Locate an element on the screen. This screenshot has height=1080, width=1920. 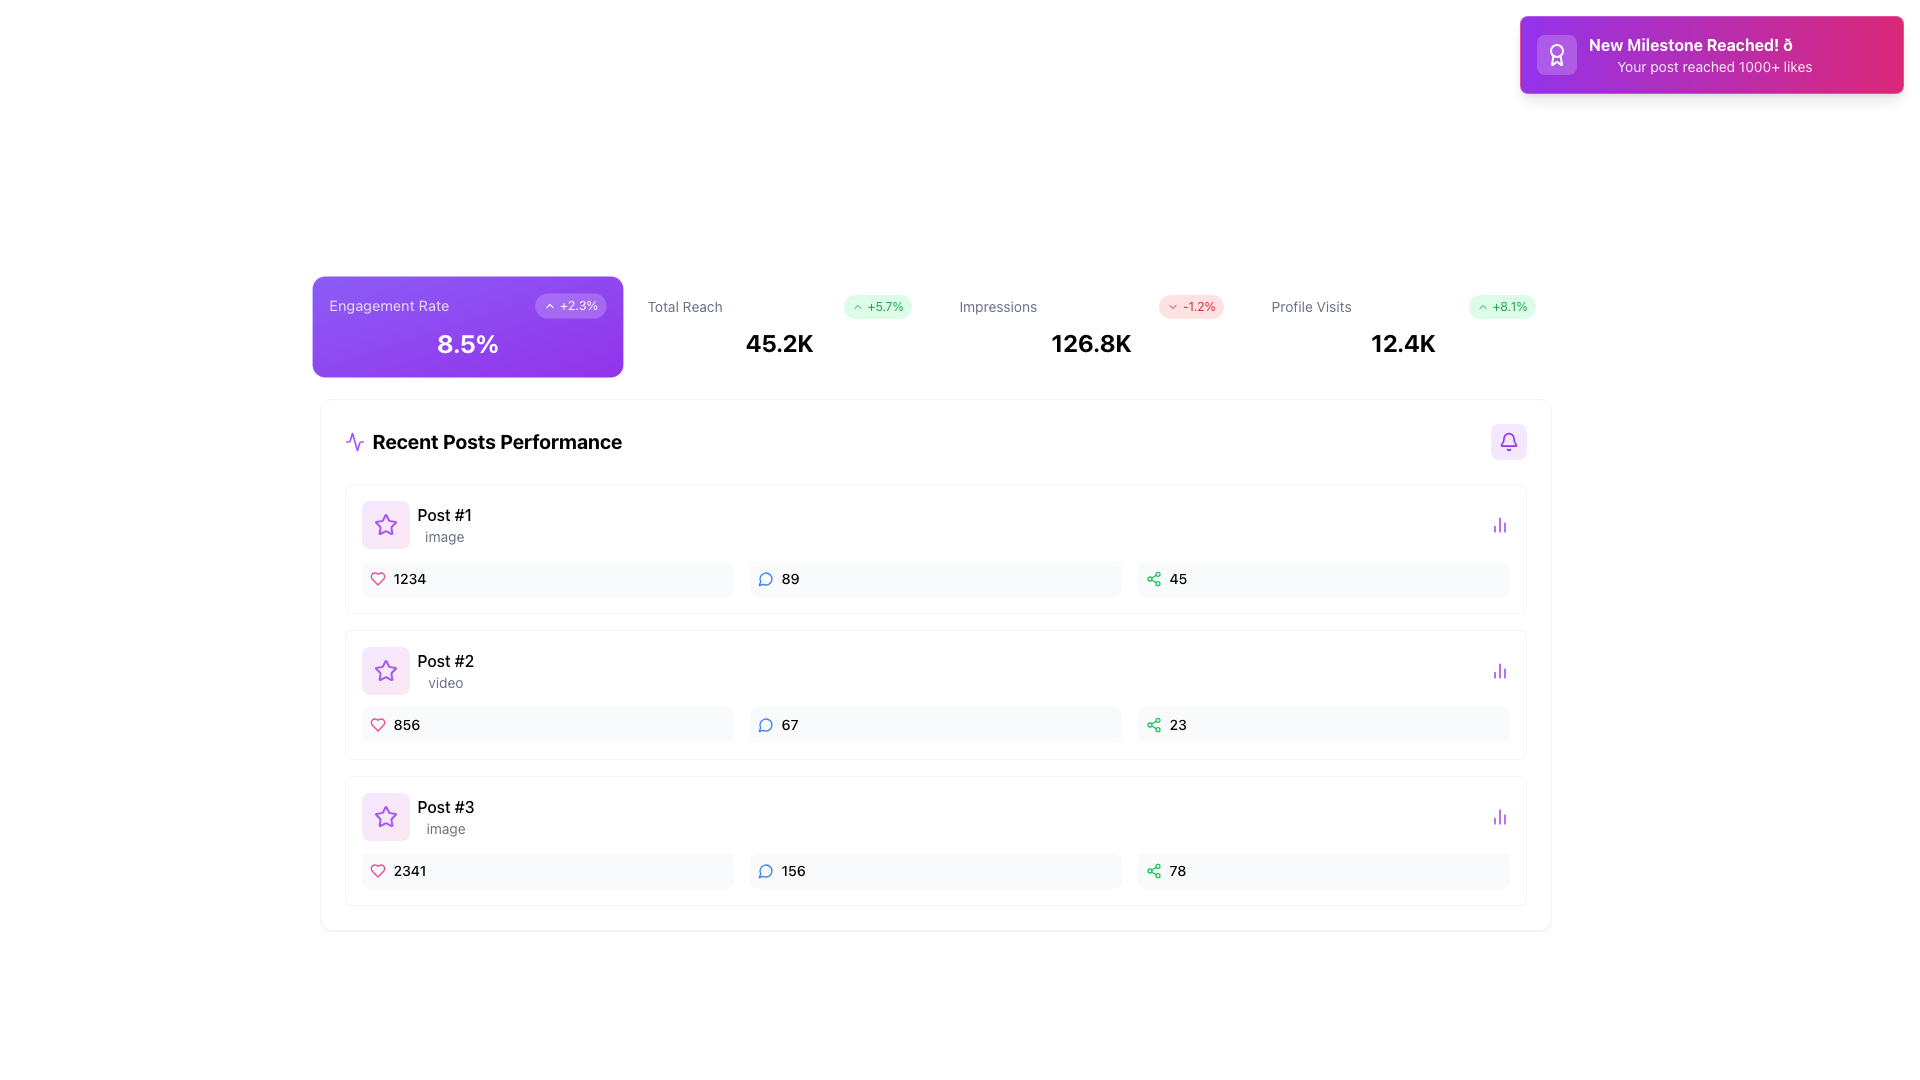
the Statistical display indicating the number of comments or messages associated with 'Post #3' in the 'Recent Posts Performance' section is located at coordinates (934, 870).